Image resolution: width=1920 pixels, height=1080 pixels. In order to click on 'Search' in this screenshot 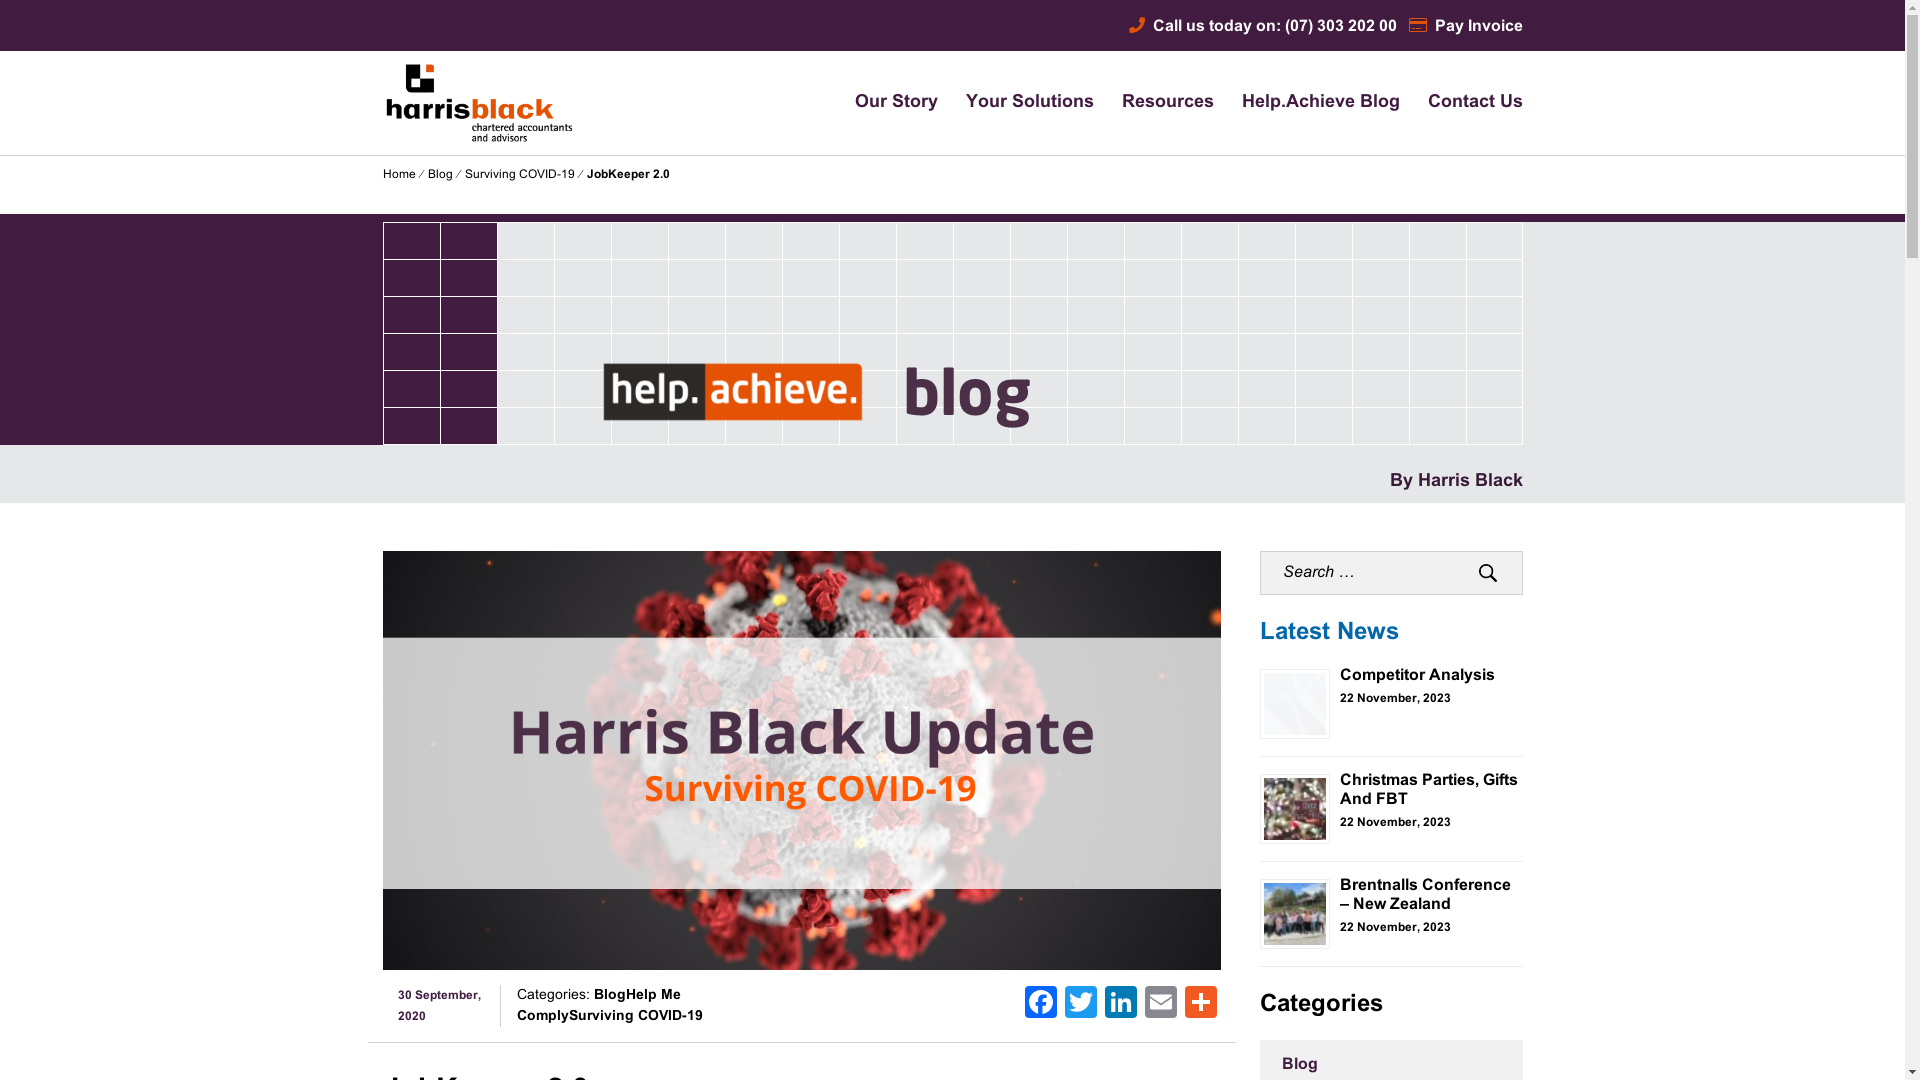, I will do `click(1488, 573)`.